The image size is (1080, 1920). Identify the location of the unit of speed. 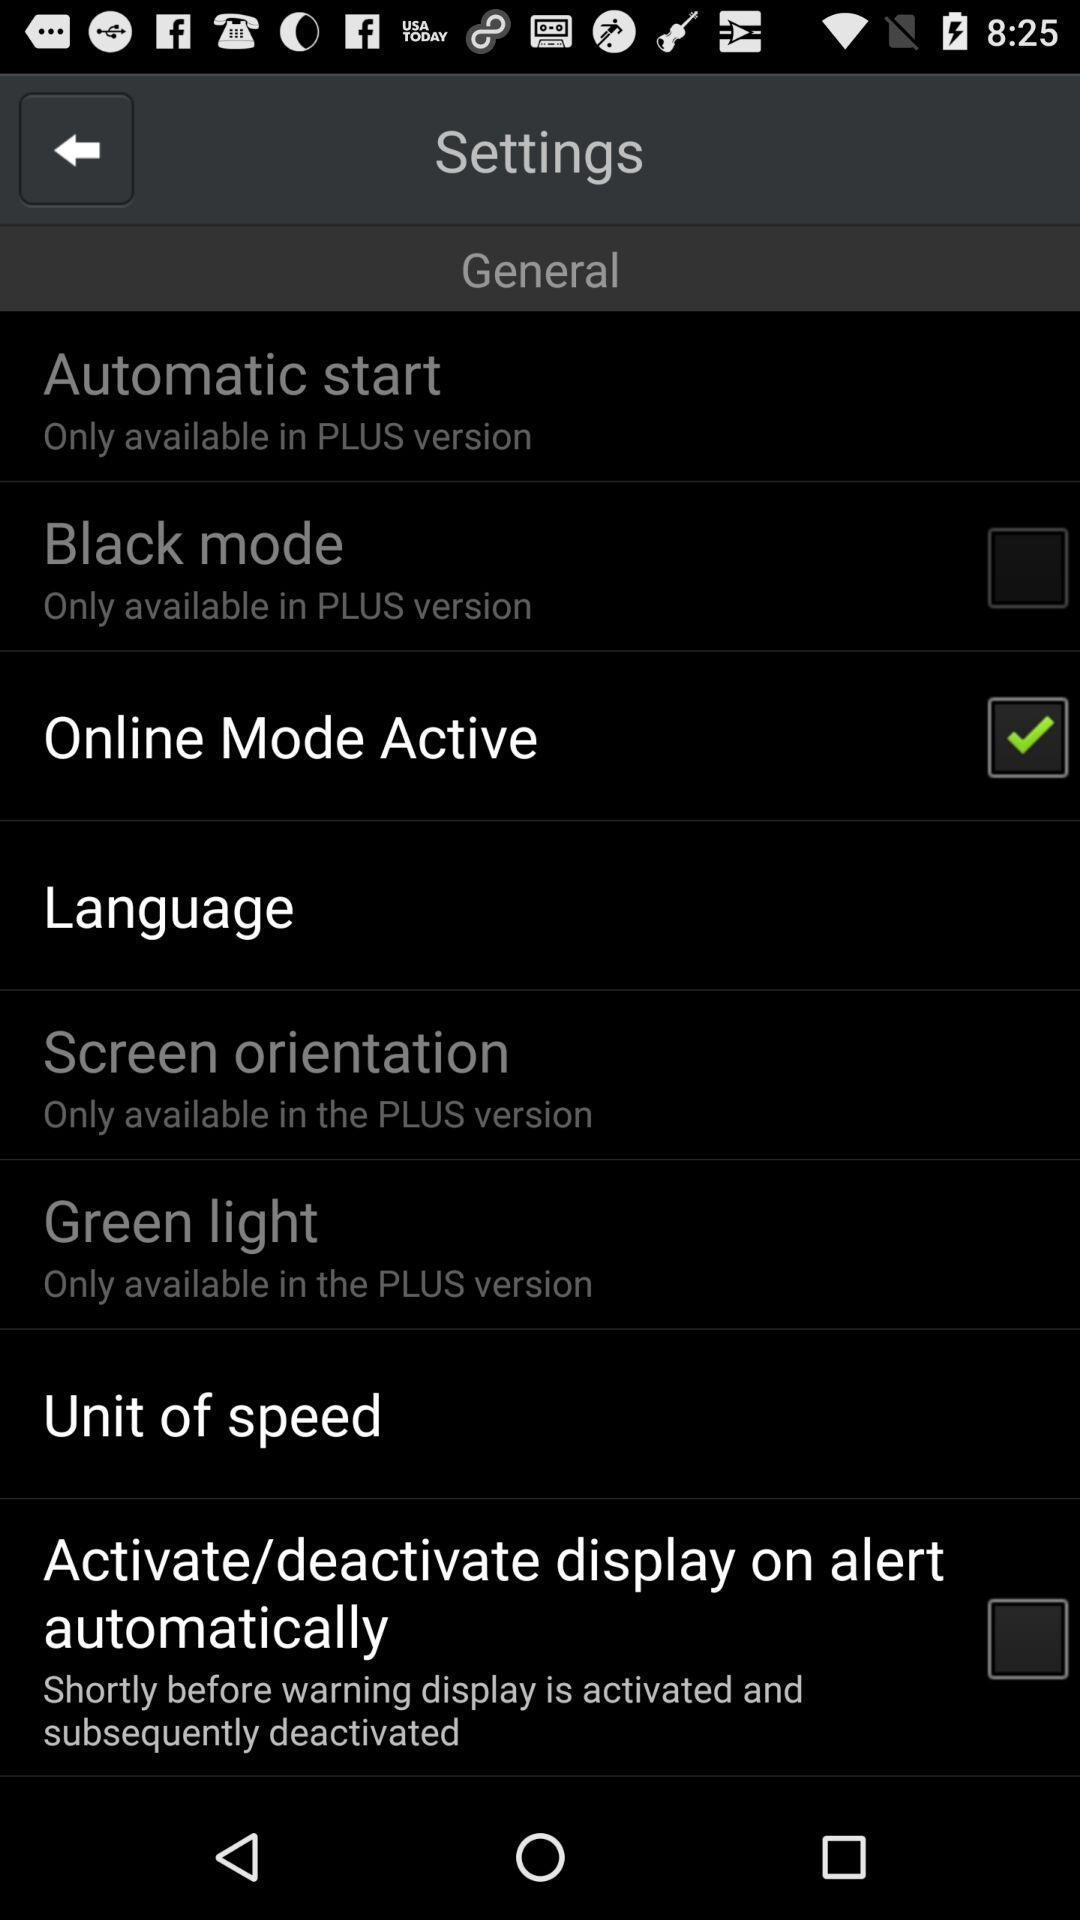
(212, 1412).